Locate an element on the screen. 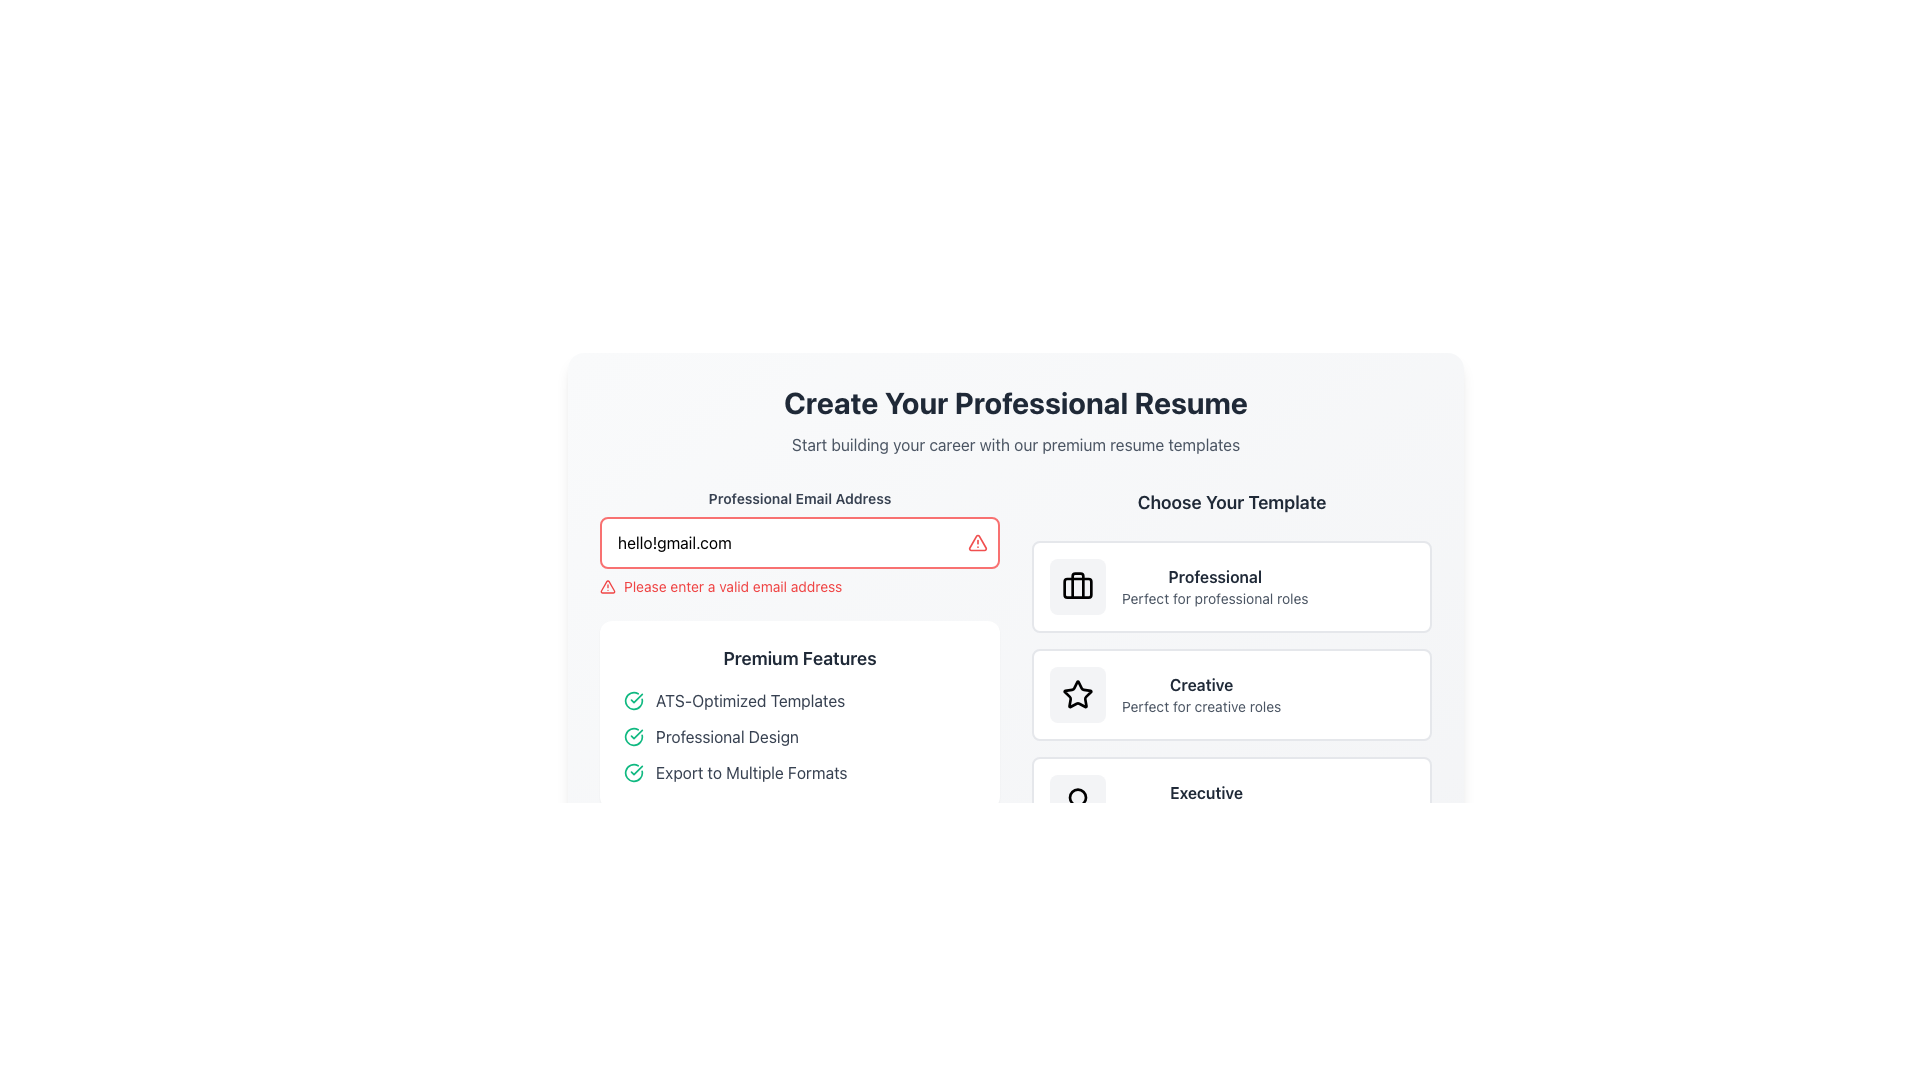 This screenshot has width=1920, height=1080. the error message text block styled with red text that states 'Please enter a valid email address', located below the email address input field is located at coordinates (800, 585).